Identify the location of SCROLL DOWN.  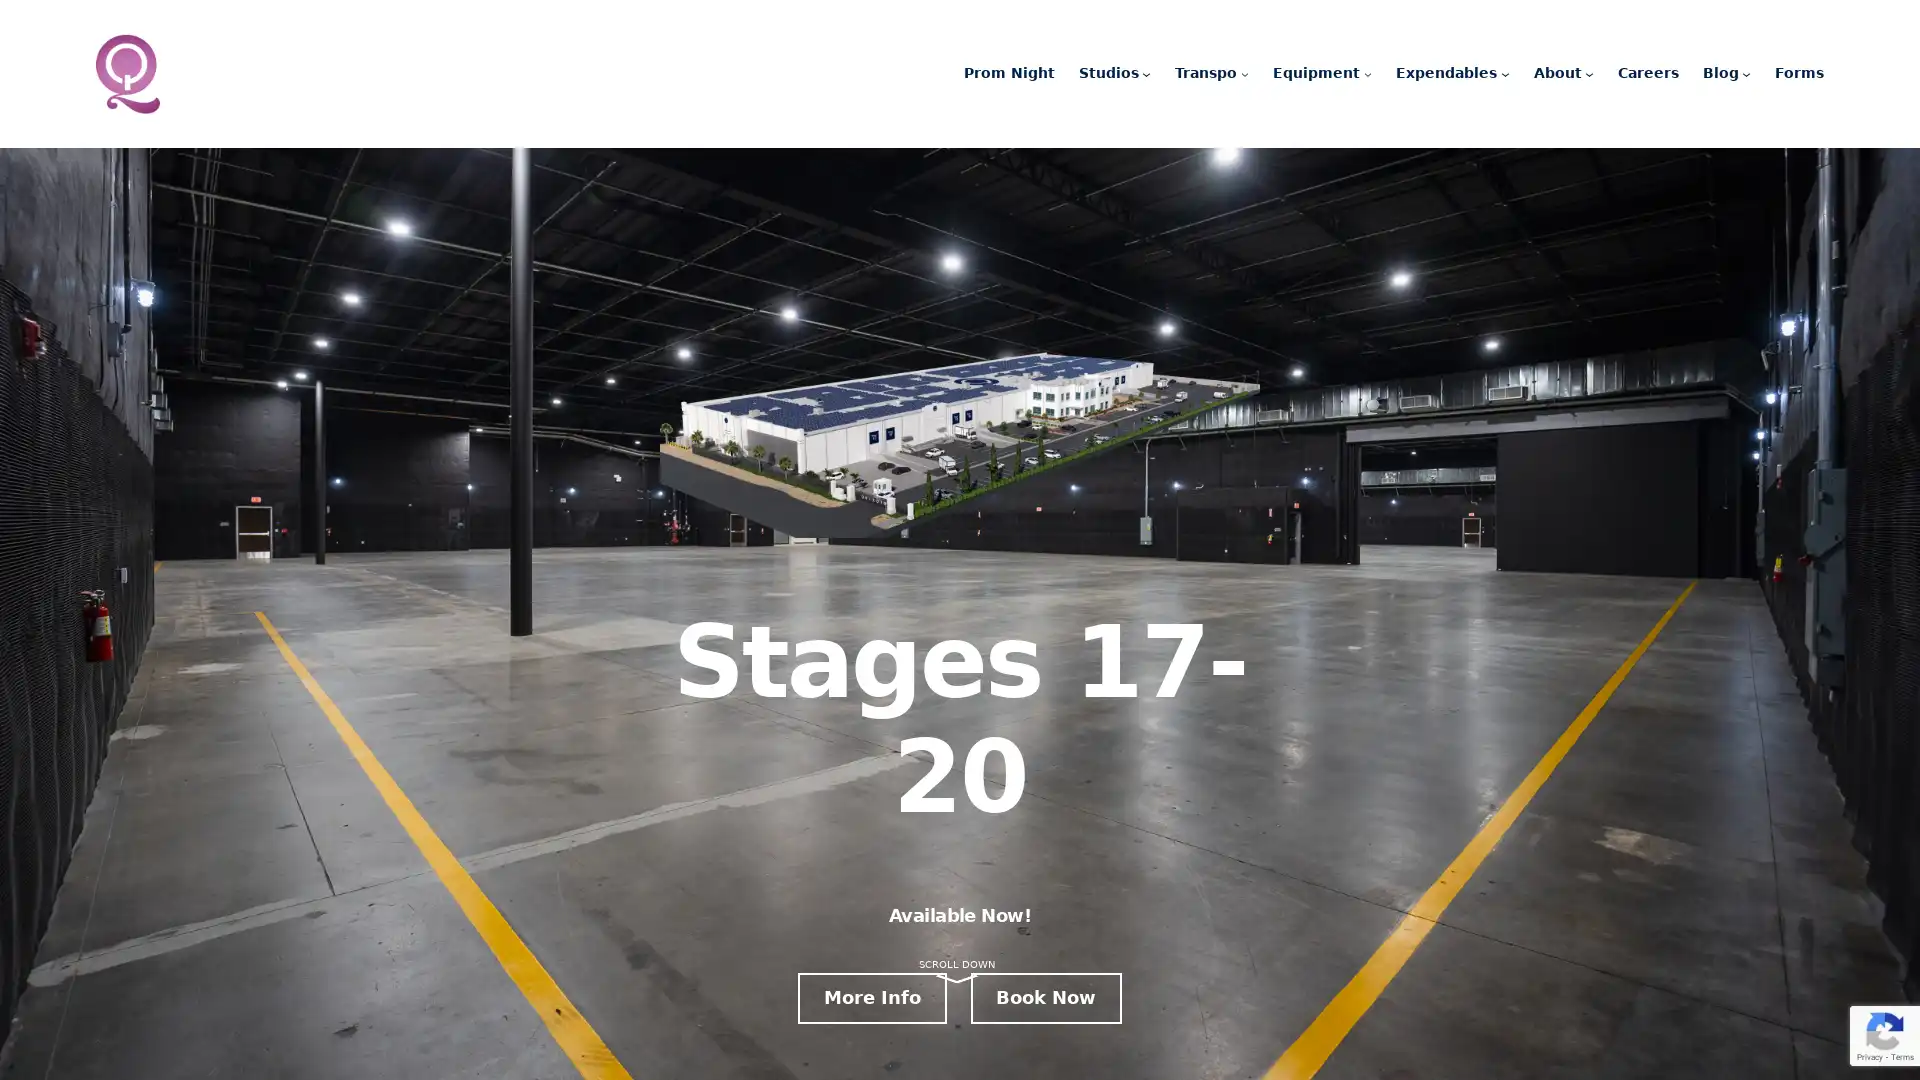
(955, 963).